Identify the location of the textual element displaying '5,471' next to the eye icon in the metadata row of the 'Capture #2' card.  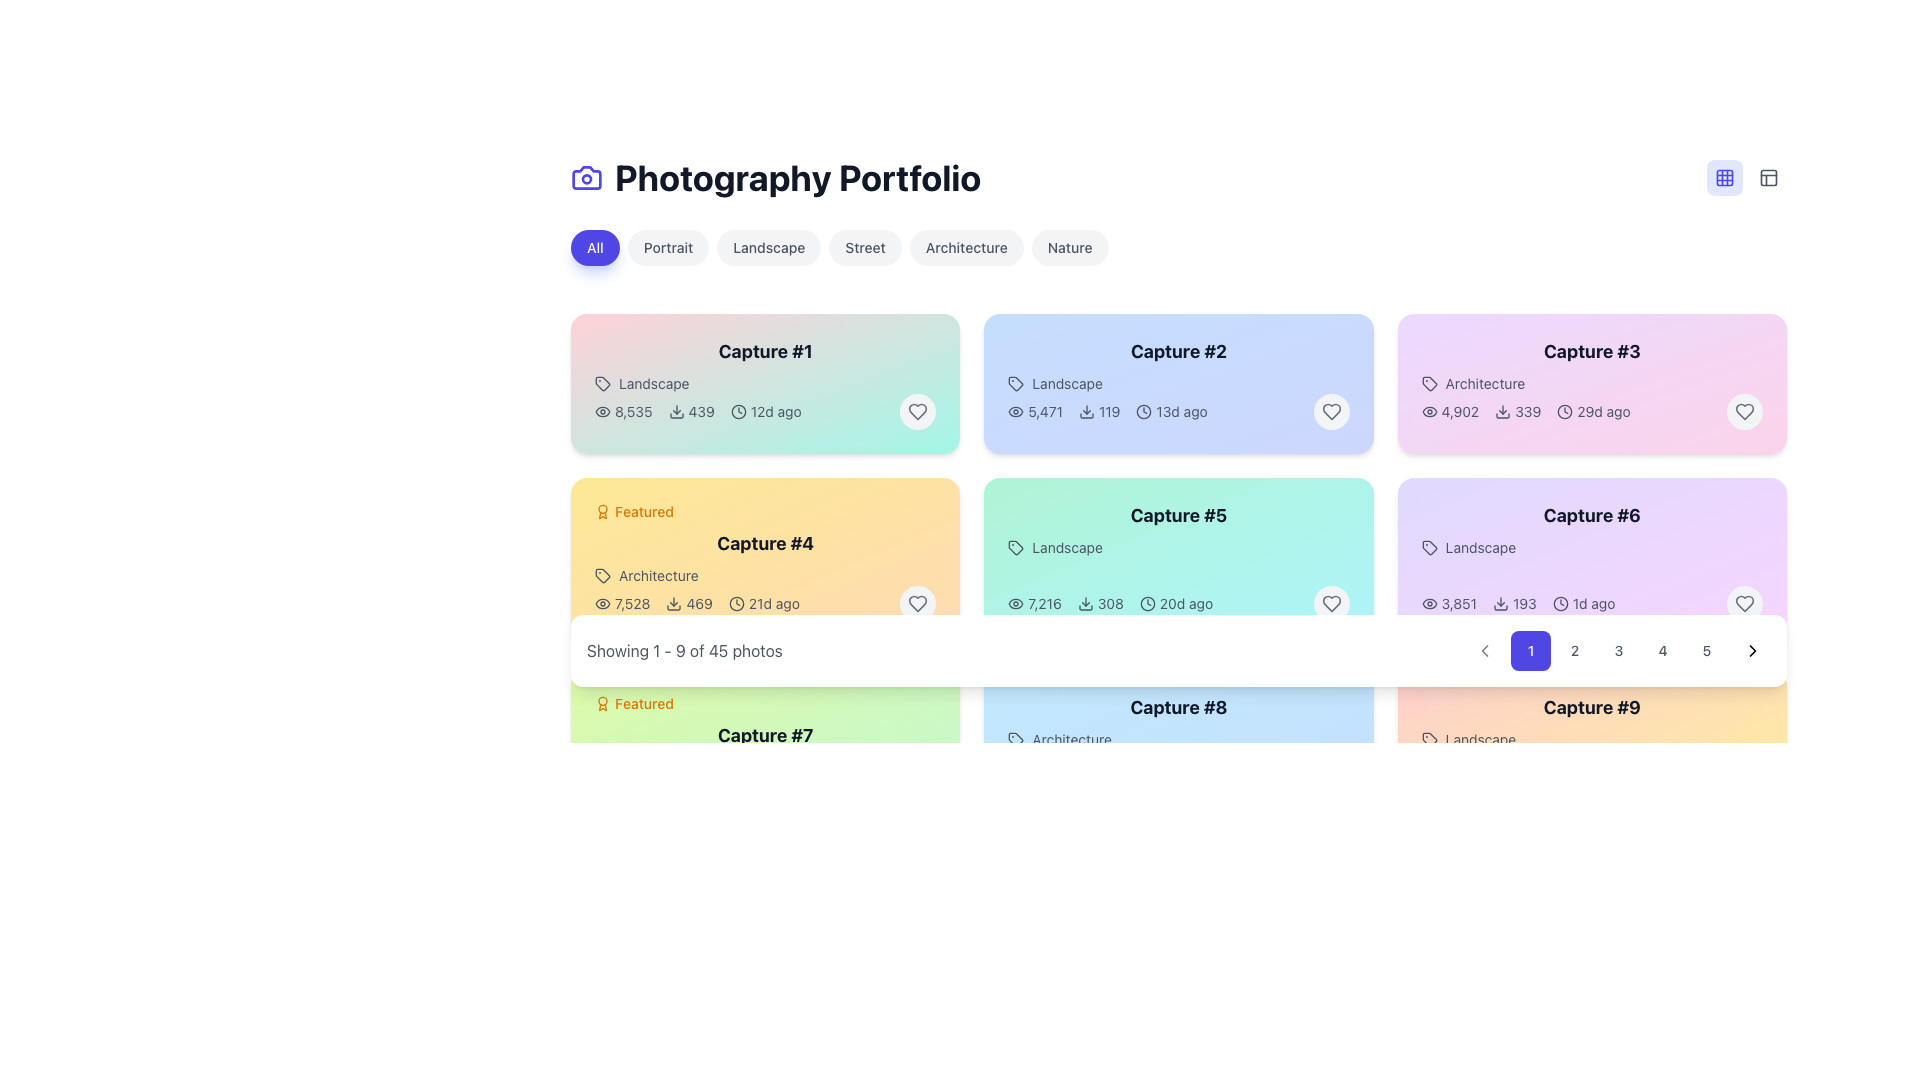
(1035, 411).